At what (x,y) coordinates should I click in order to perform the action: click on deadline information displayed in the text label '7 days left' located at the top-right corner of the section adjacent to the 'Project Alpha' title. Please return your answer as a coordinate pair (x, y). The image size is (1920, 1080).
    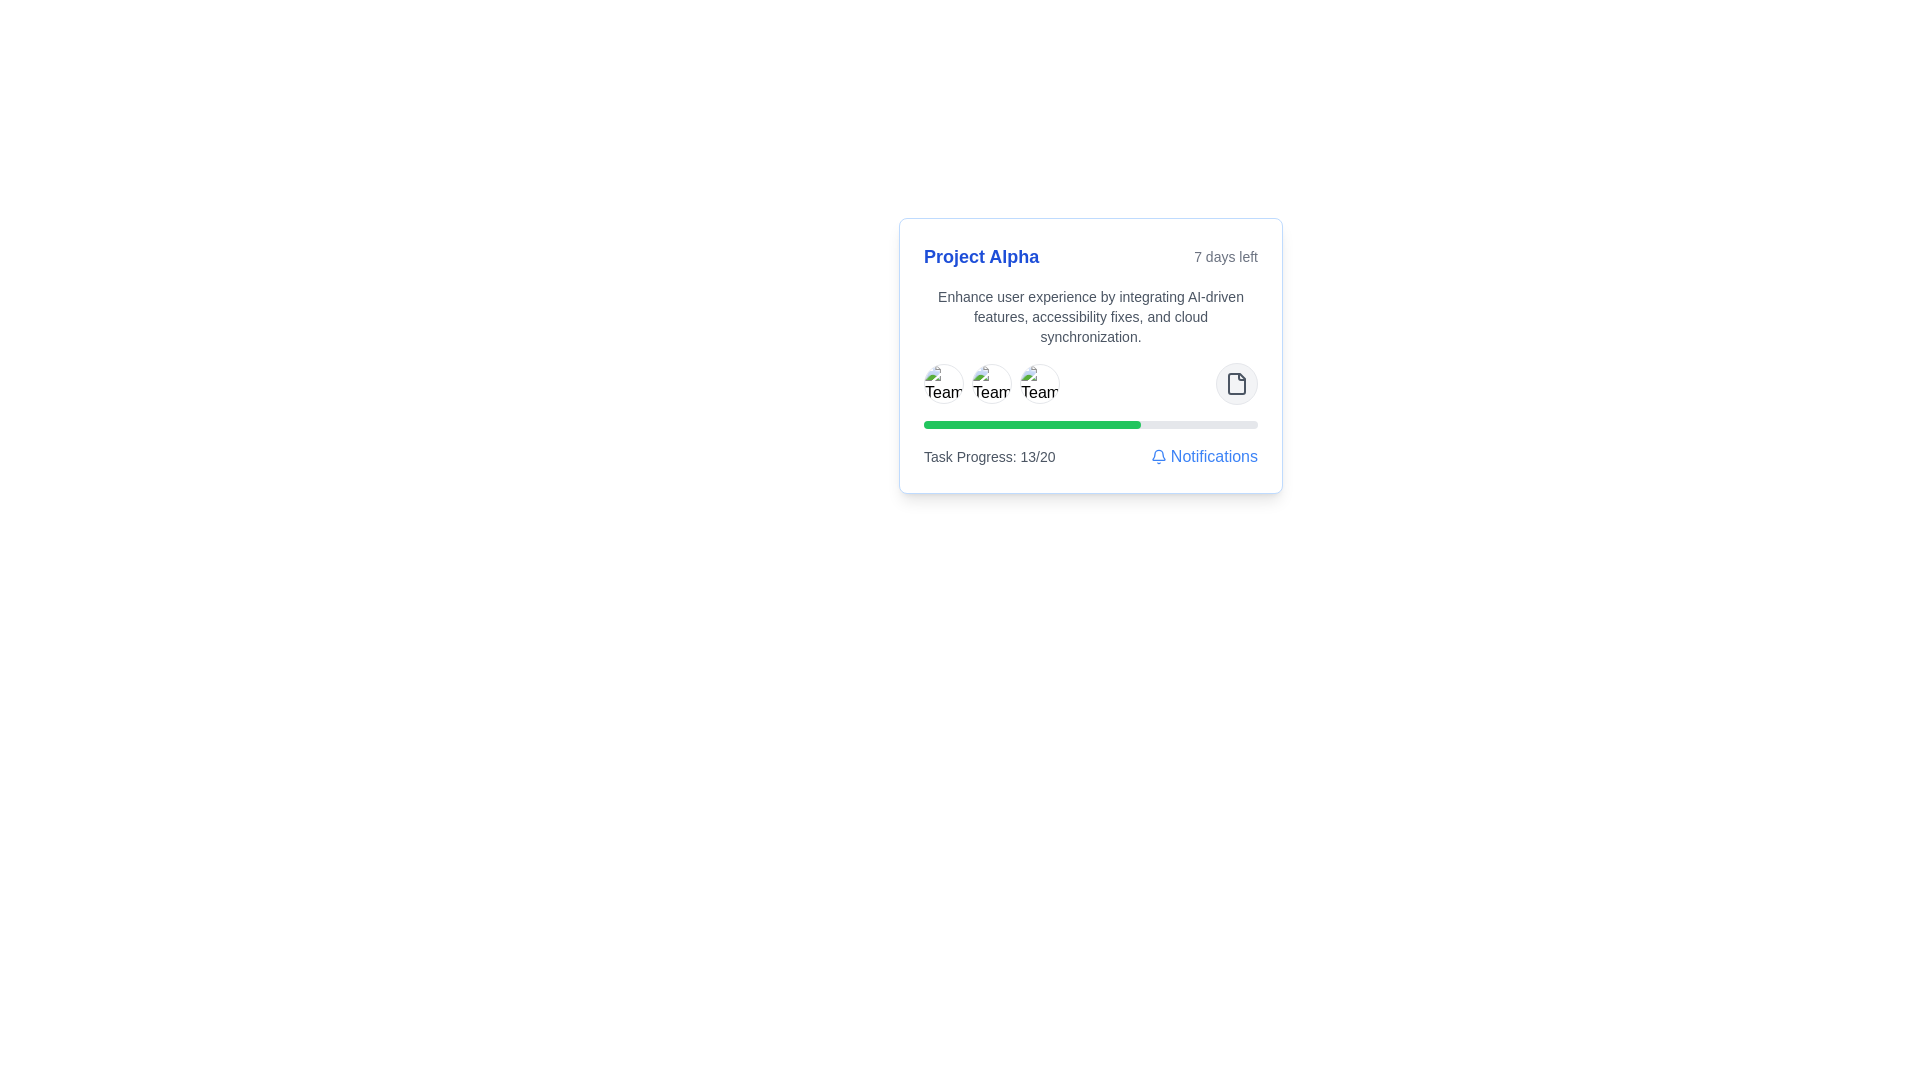
    Looking at the image, I should click on (1225, 256).